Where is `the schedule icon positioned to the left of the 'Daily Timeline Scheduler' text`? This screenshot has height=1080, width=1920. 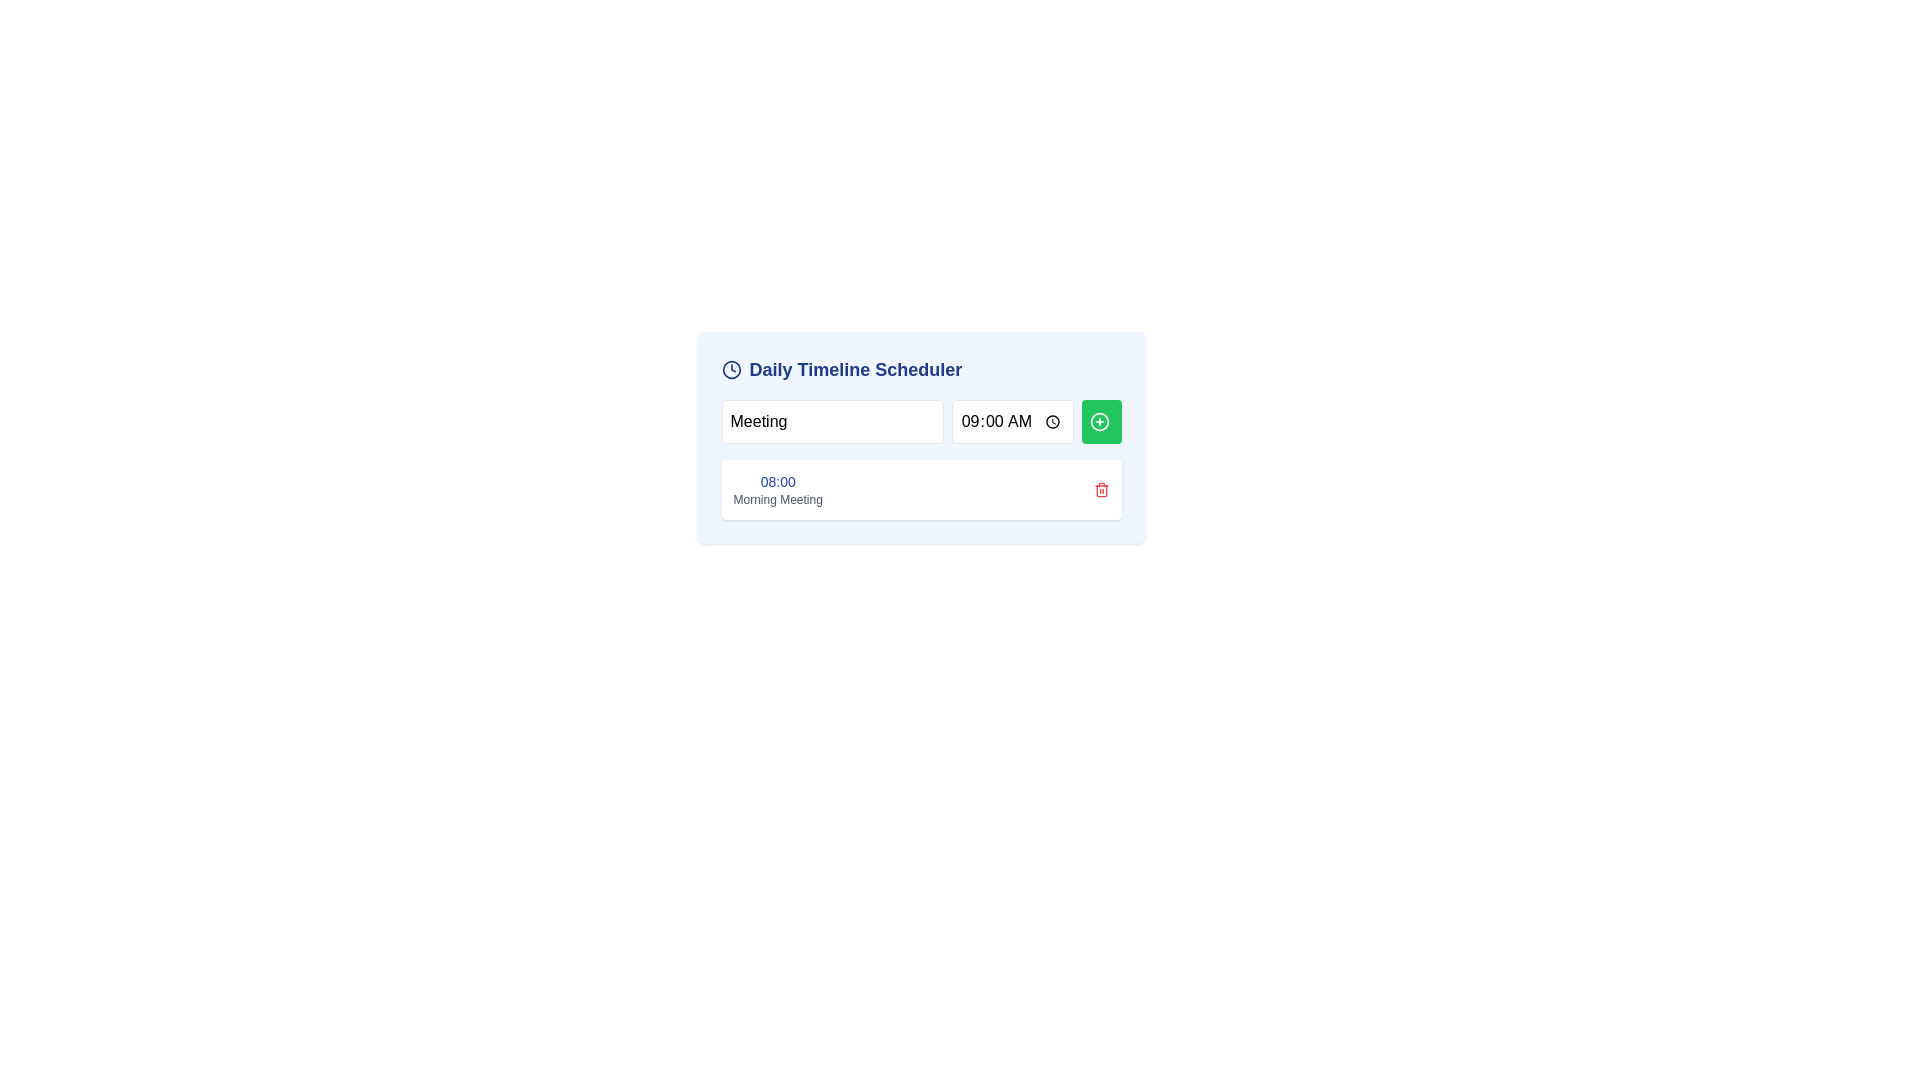 the schedule icon positioned to the left of the 'Daily Timeline Scheduler' text is located at coordinates (730, 370).